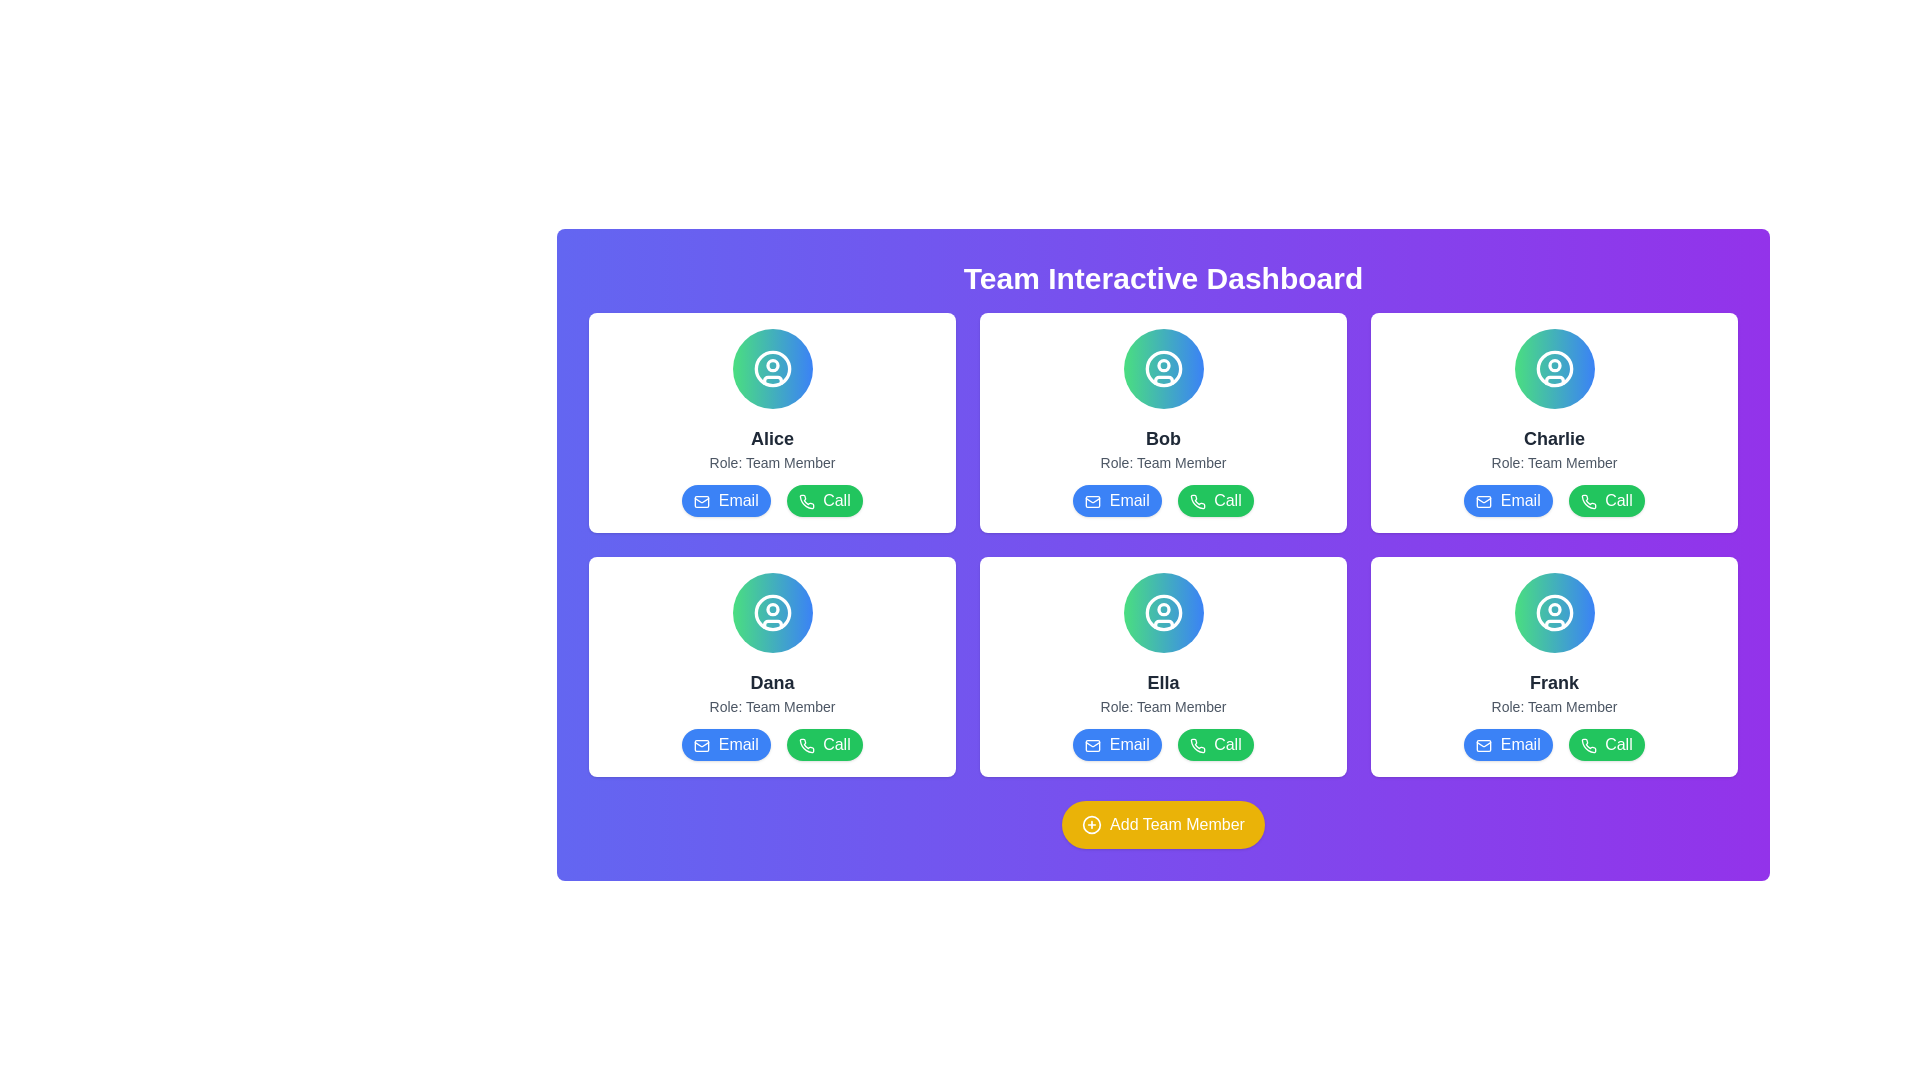 This screenshot has width=1920, height=1080. What do you see at coordinates (1484, 500) in the screenshot?
I see `the email icon located inside the 'Email' button, to the left of the 'Email' text, within the card for team member 'Charlie' in the upper right corner of the grid layout` at bounding box center [1484, 500].